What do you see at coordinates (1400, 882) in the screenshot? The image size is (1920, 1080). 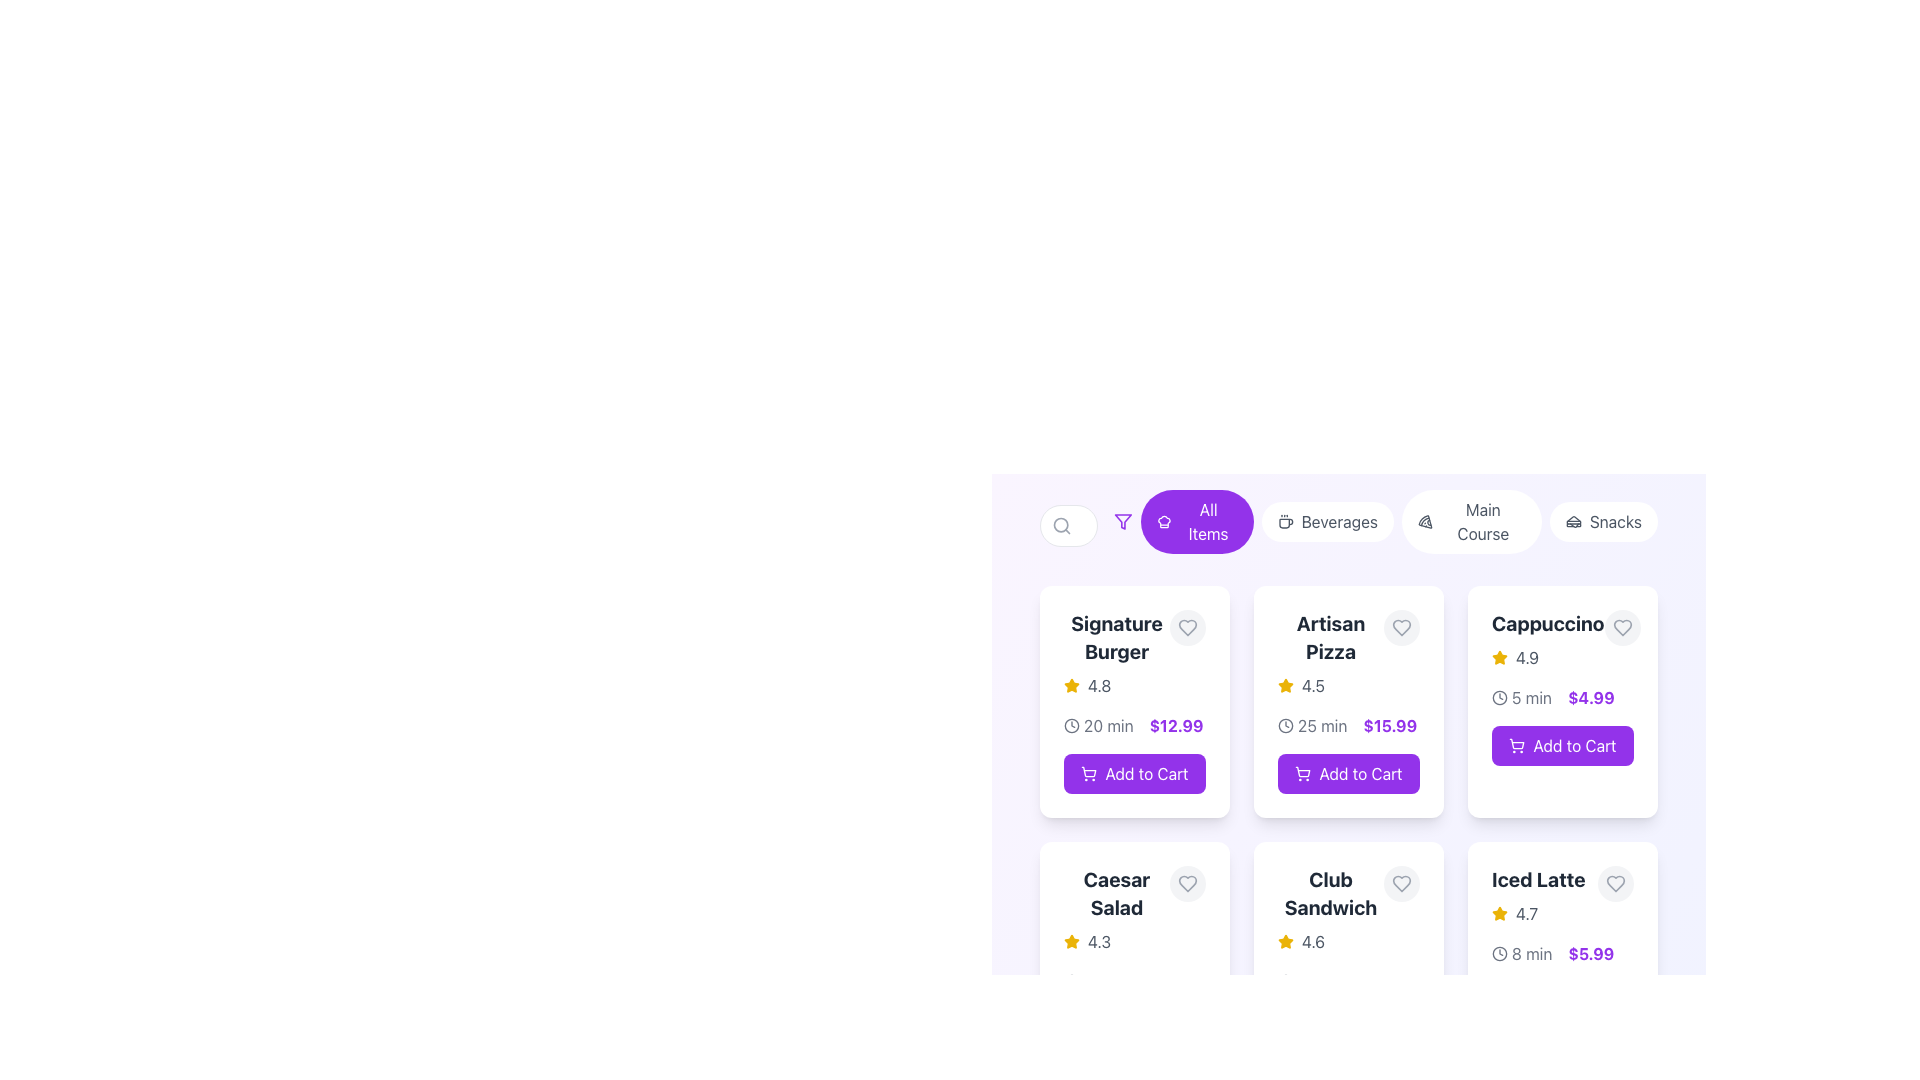 I see `the heart icon within the round button located in the top-right corner of the 'Club Sandwich' card` at bounding box center [1400, 882].